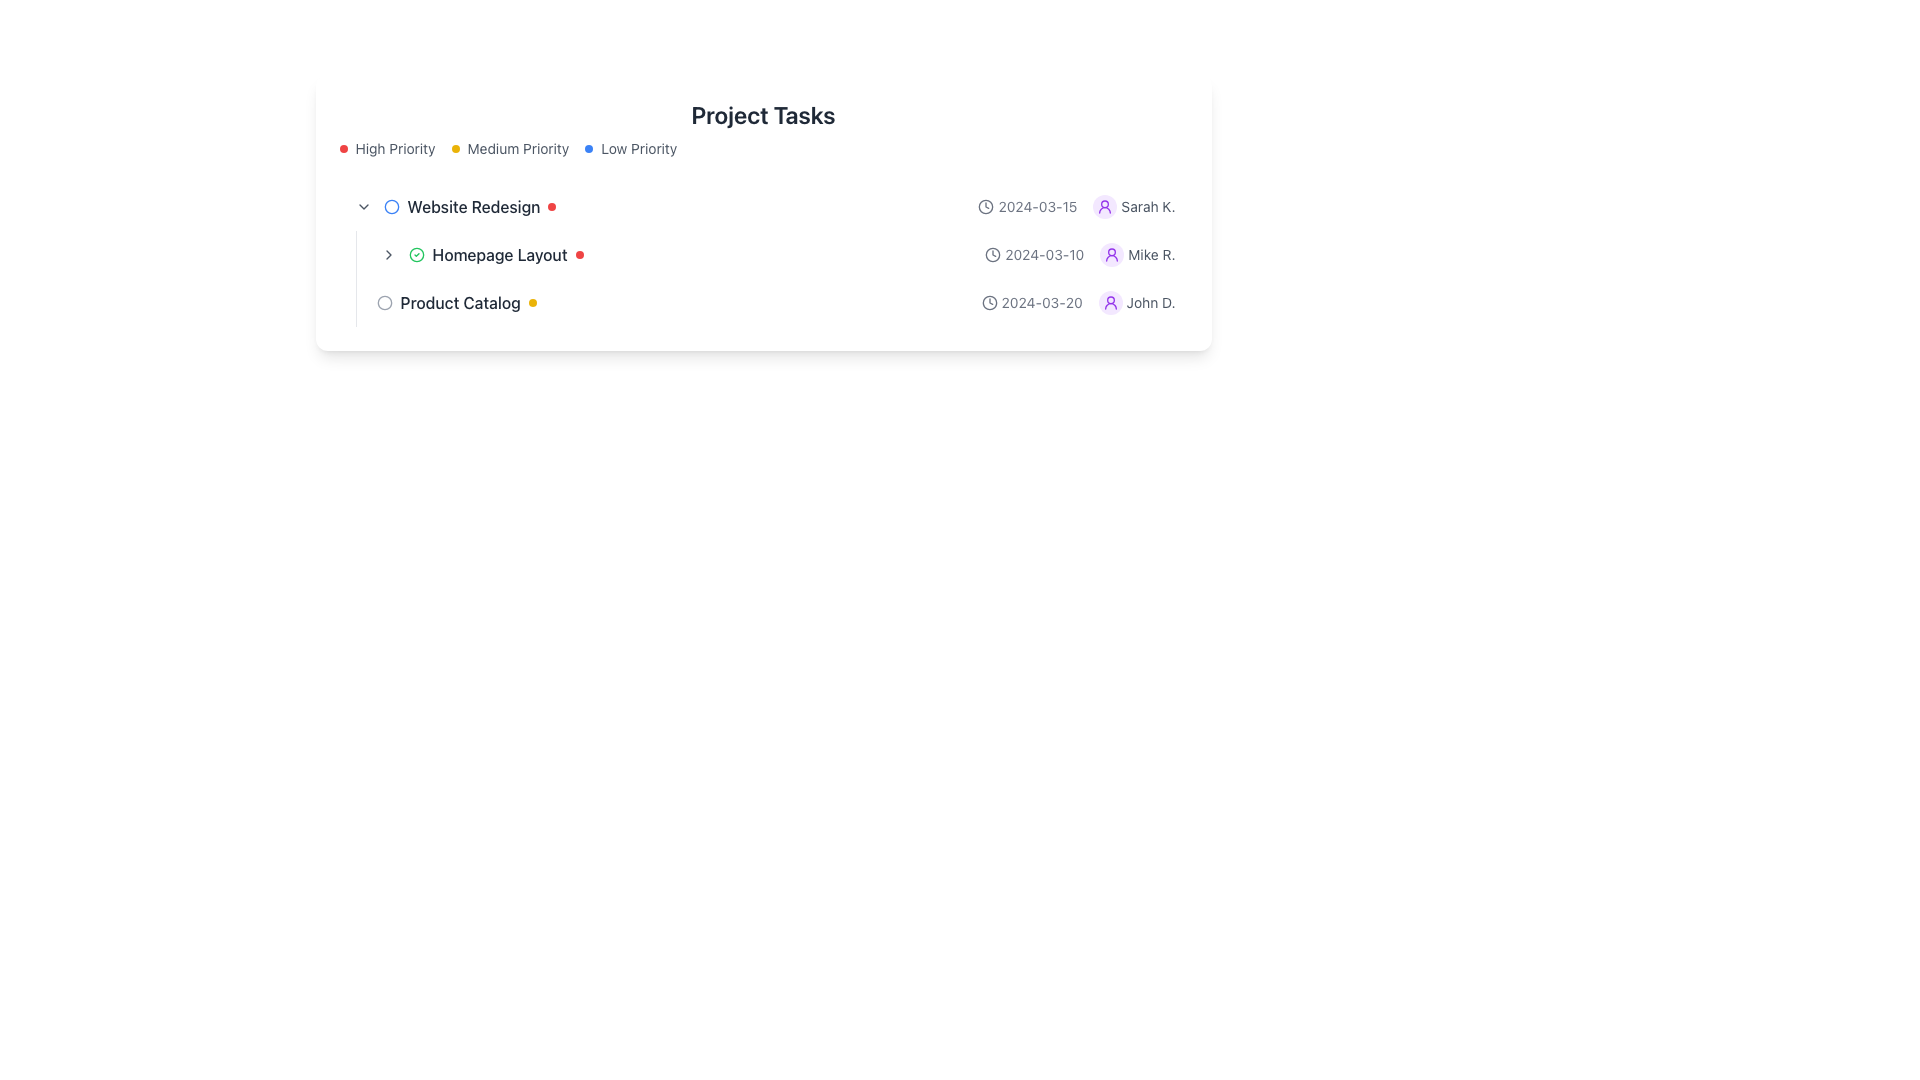  I want to click on the circular icon with a light purple background representing a user profile silhouette, located to the left of the username 'John D.' in the project task list, so click(1109, 303).